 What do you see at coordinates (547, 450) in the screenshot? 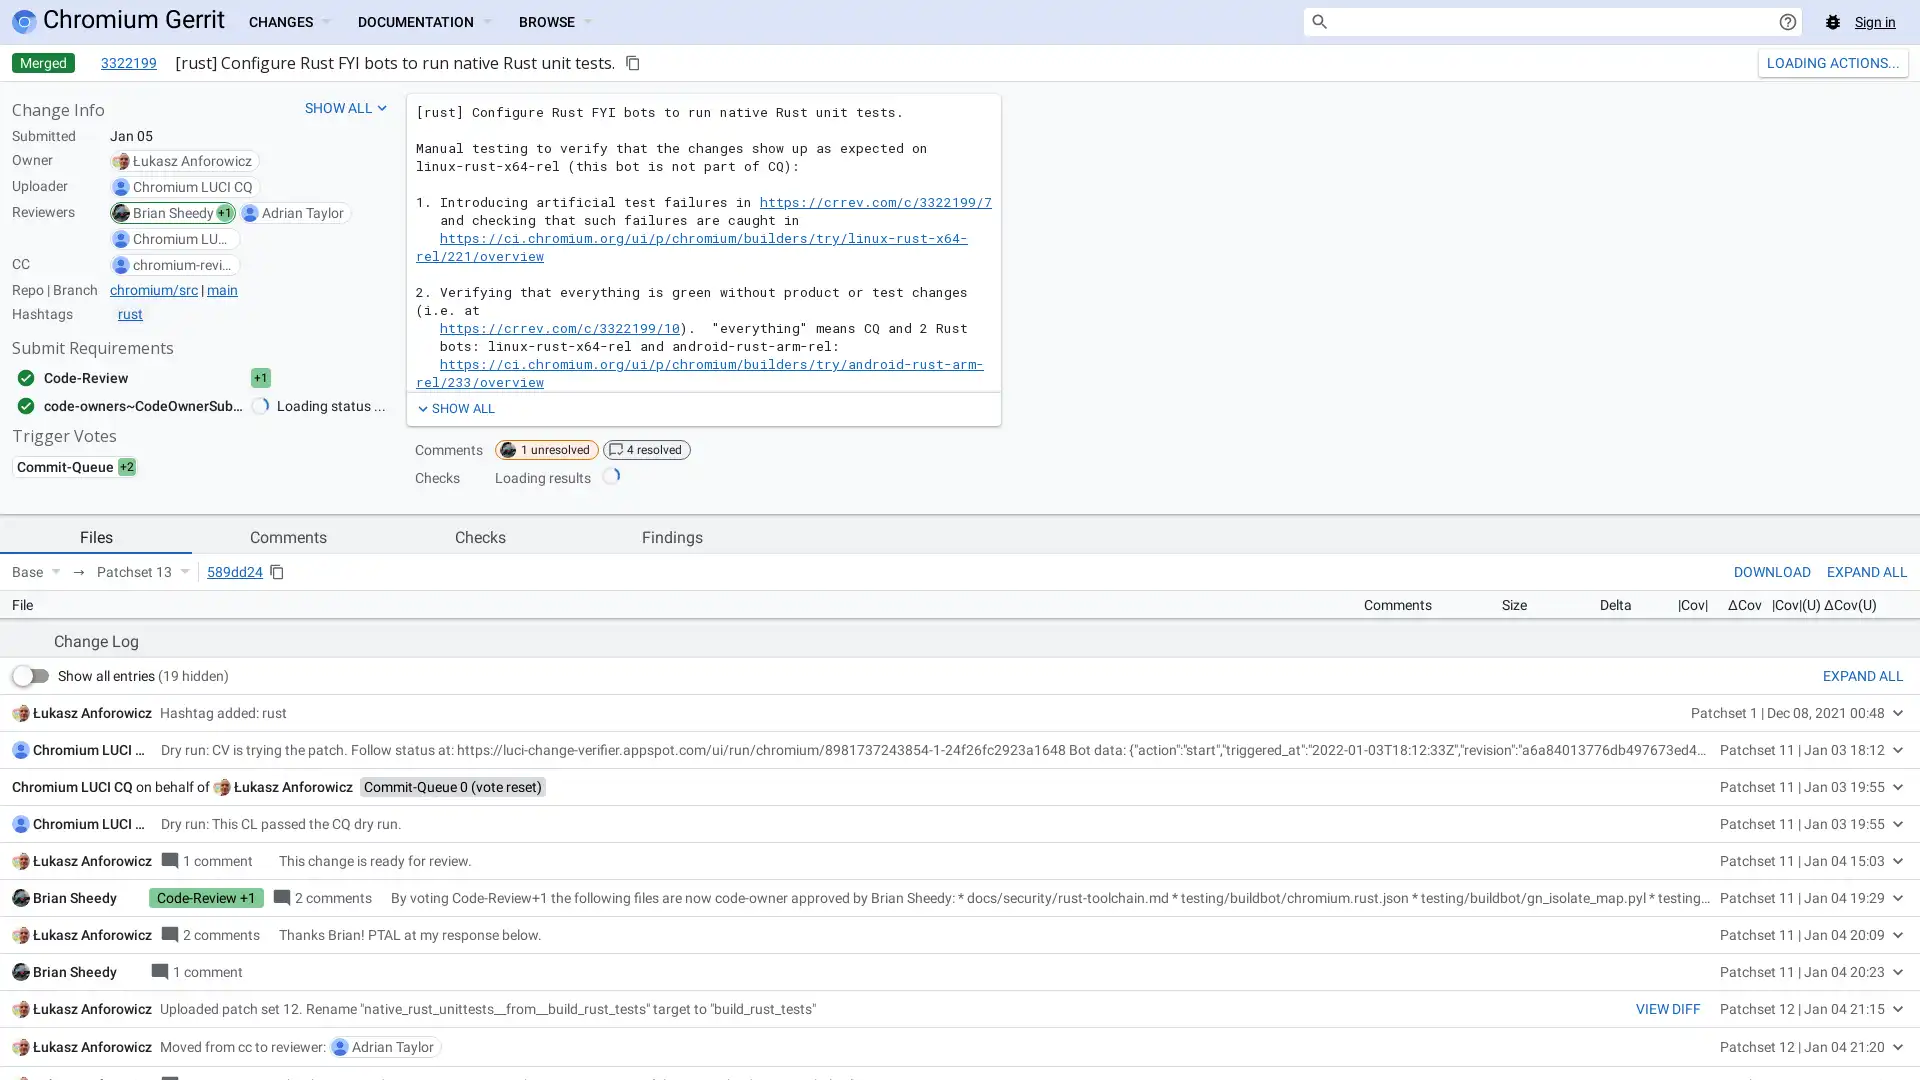
I see `1 unresolved` at bounding box center [547, 450].